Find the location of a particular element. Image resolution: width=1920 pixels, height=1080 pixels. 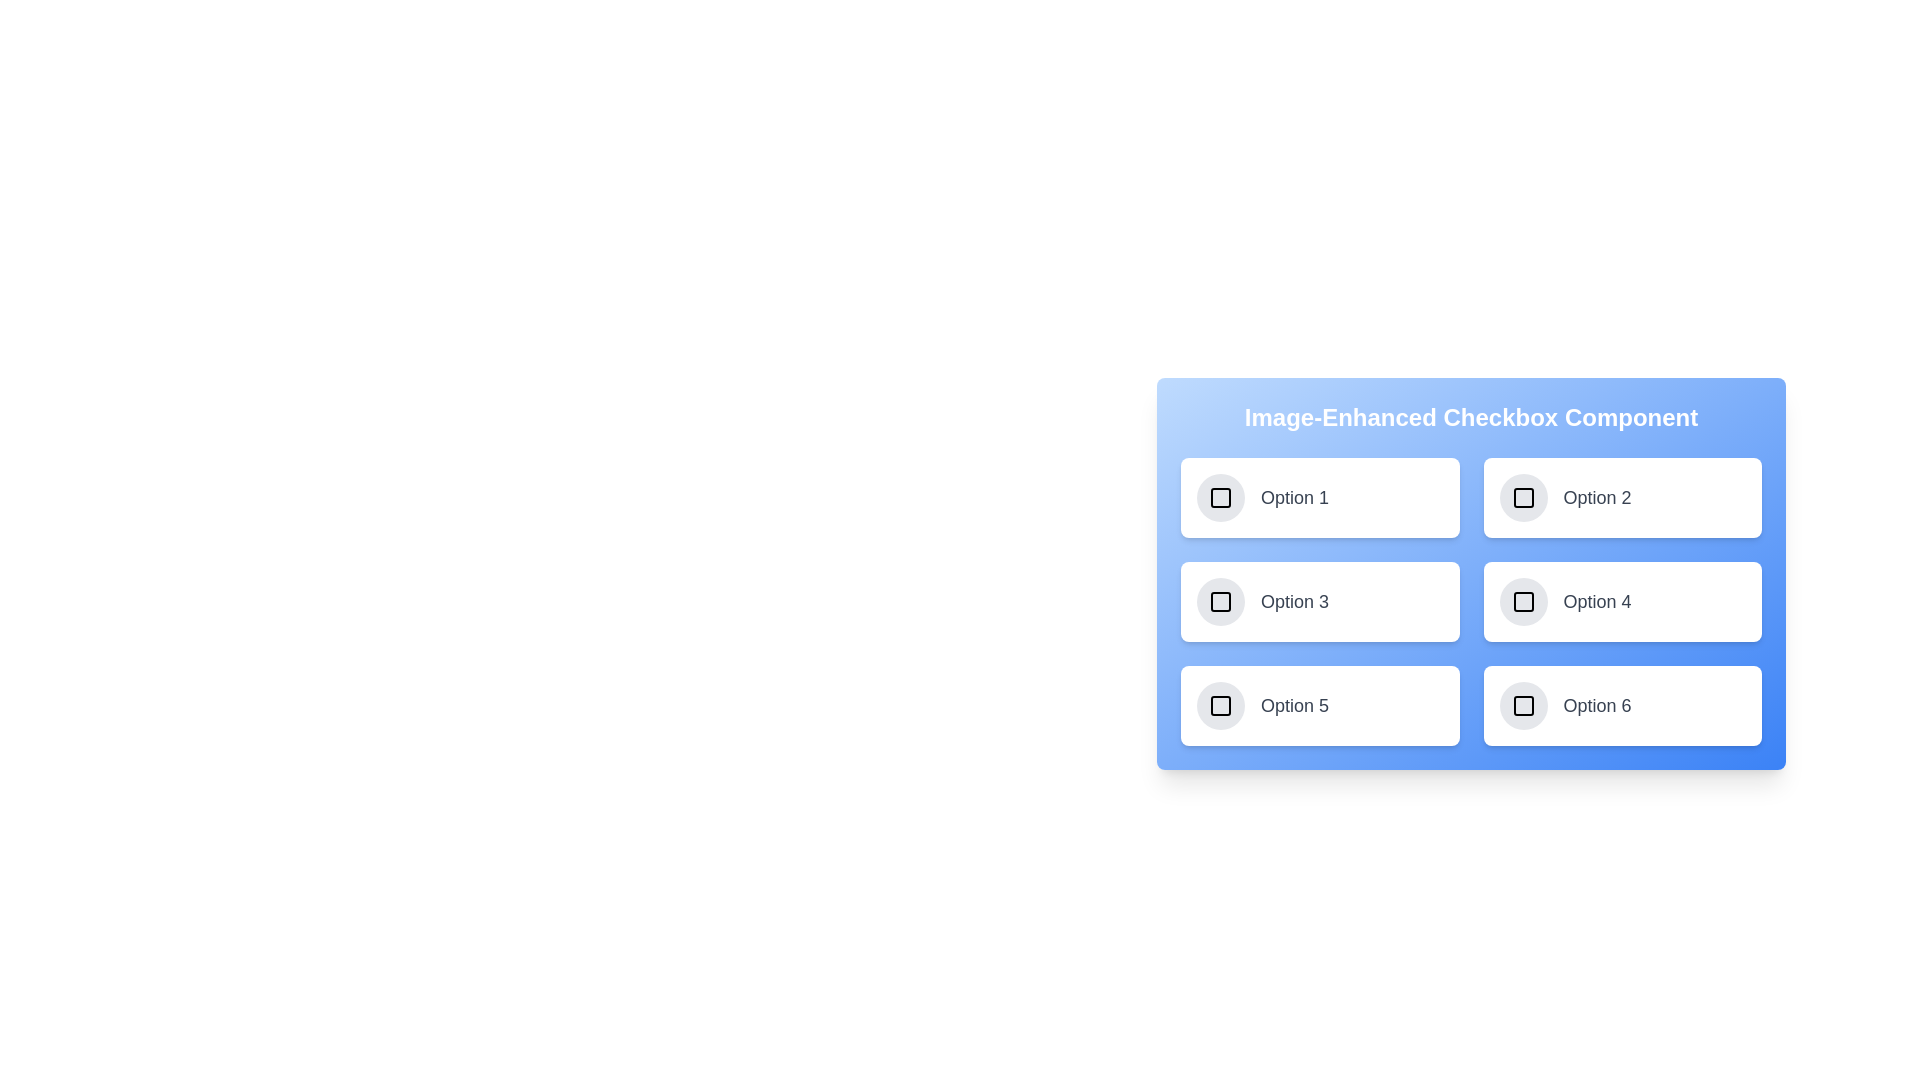

the checkbox corresponding to 3 is located at coordinates (1219, 600).